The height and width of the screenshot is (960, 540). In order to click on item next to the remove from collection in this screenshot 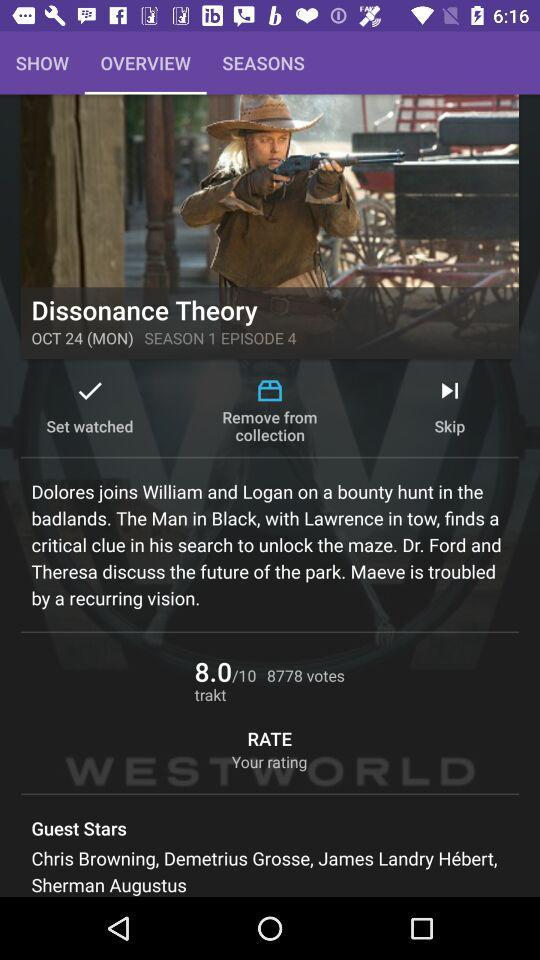, I will do `click(449, 409)`.